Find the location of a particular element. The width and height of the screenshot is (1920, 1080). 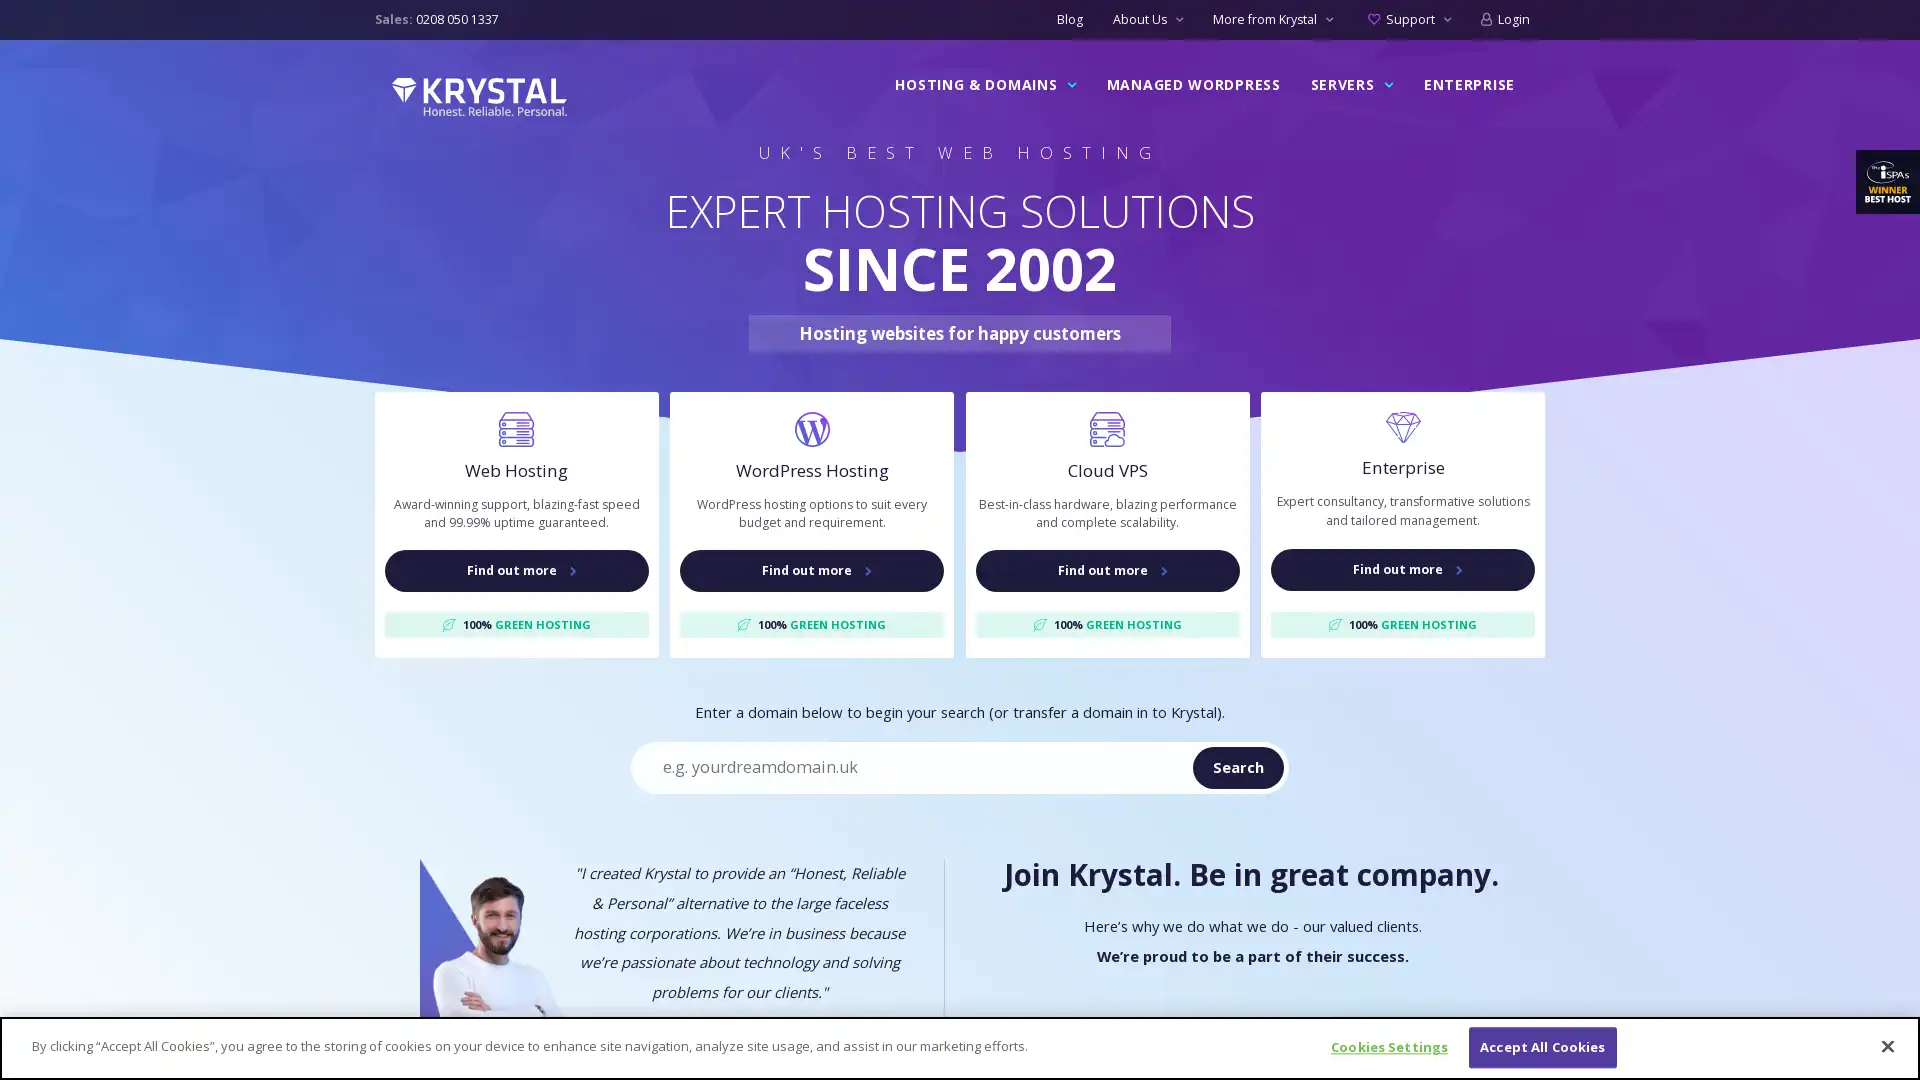

Accept All Cookies is located at coordinates (1541, 1046).